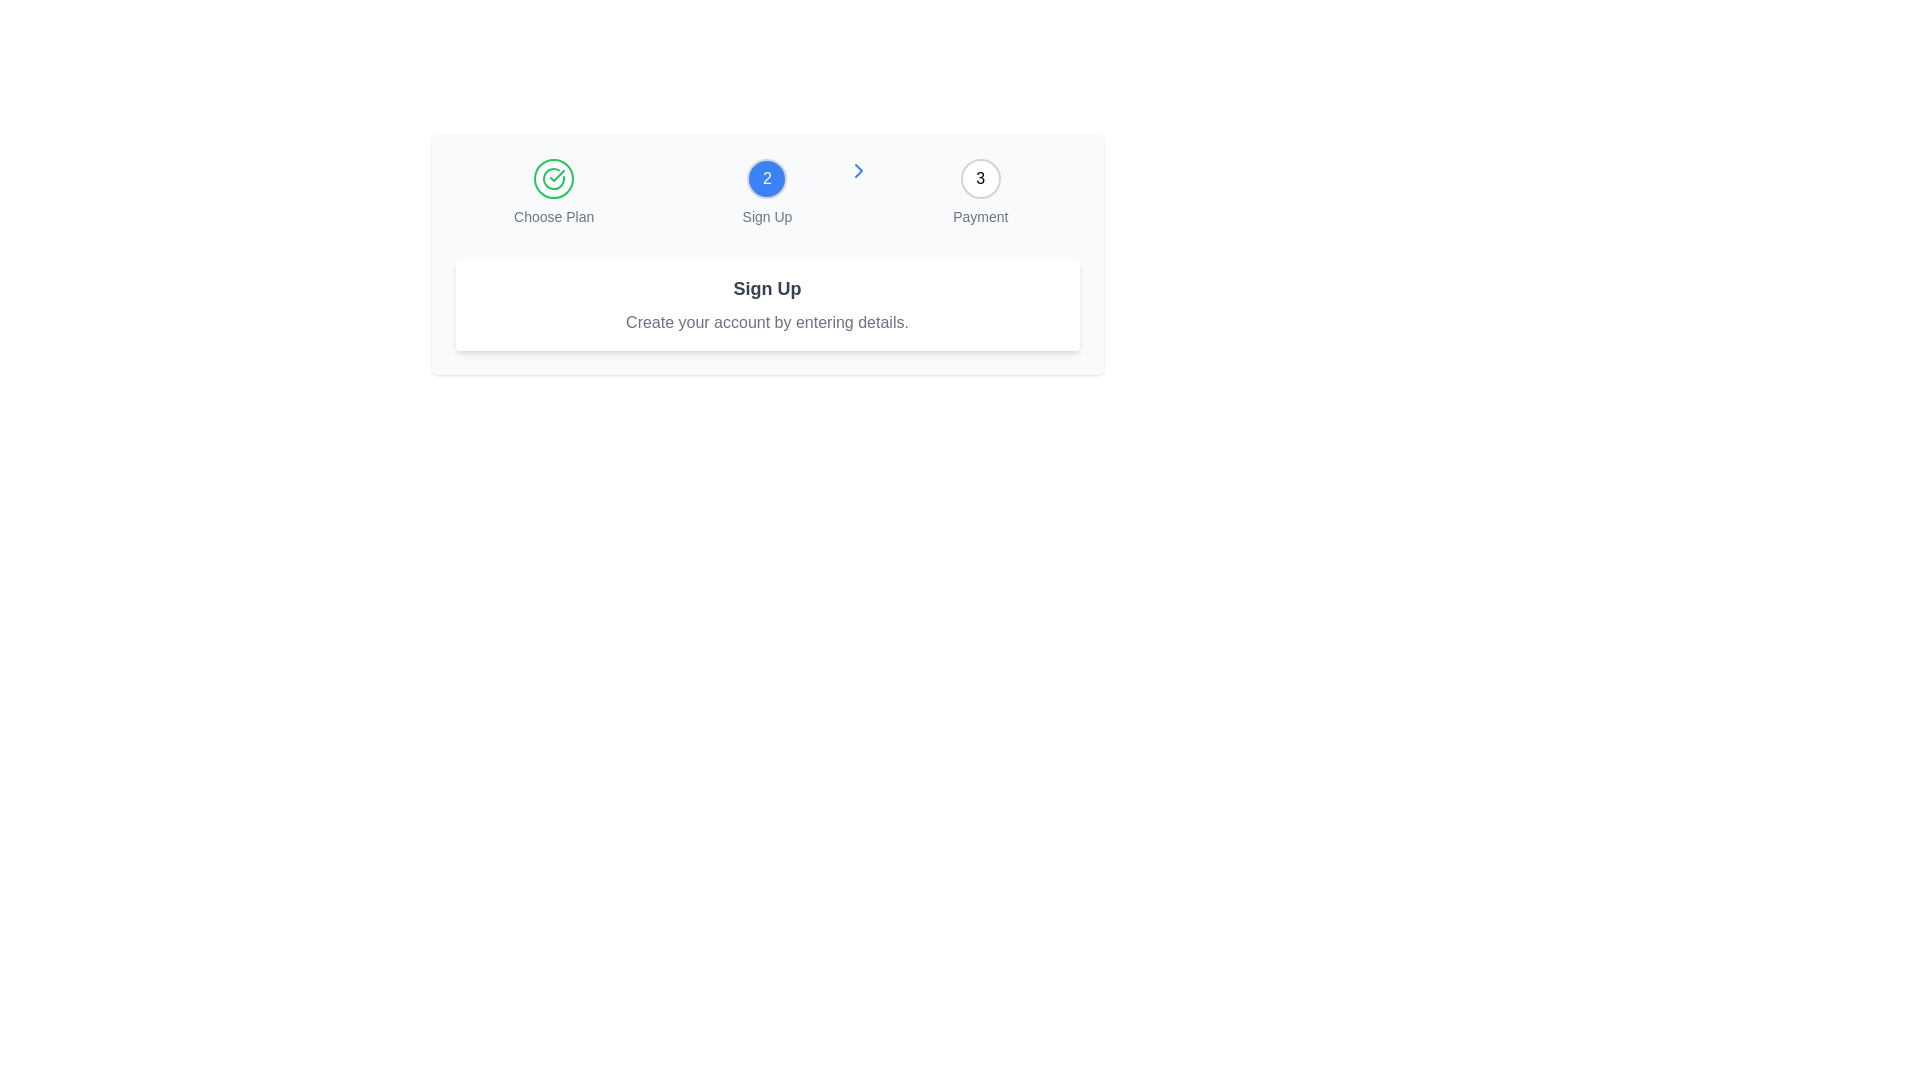 The image size is (1920, 1080). I want to click on the green checkmark icon indicating the completion of the 'Choose Plan' step in the navigation bar, so click(557, 175).